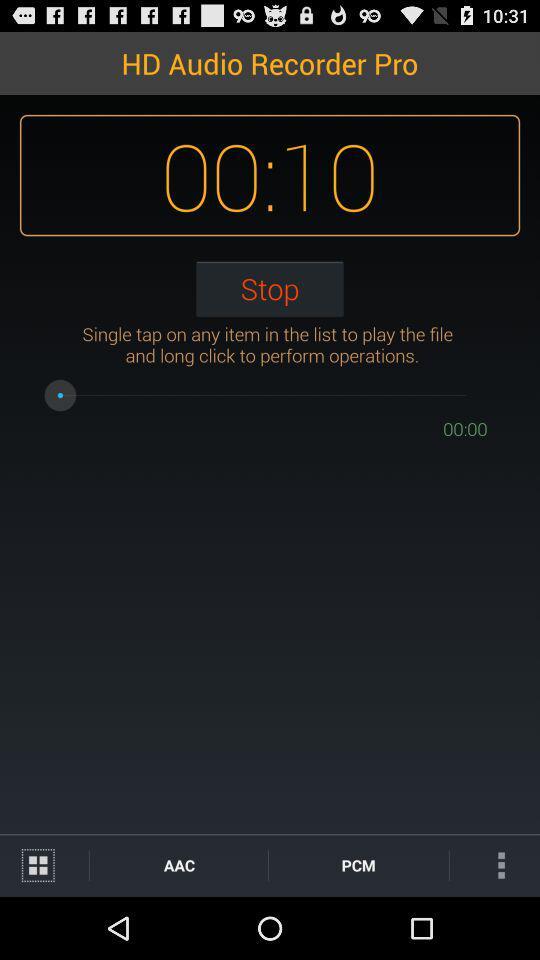 The width and height of the screenshot is (540, 960). Describe the element at coordinates (44, 864) in the screenshot. I see `change the list display to grid` at that location.